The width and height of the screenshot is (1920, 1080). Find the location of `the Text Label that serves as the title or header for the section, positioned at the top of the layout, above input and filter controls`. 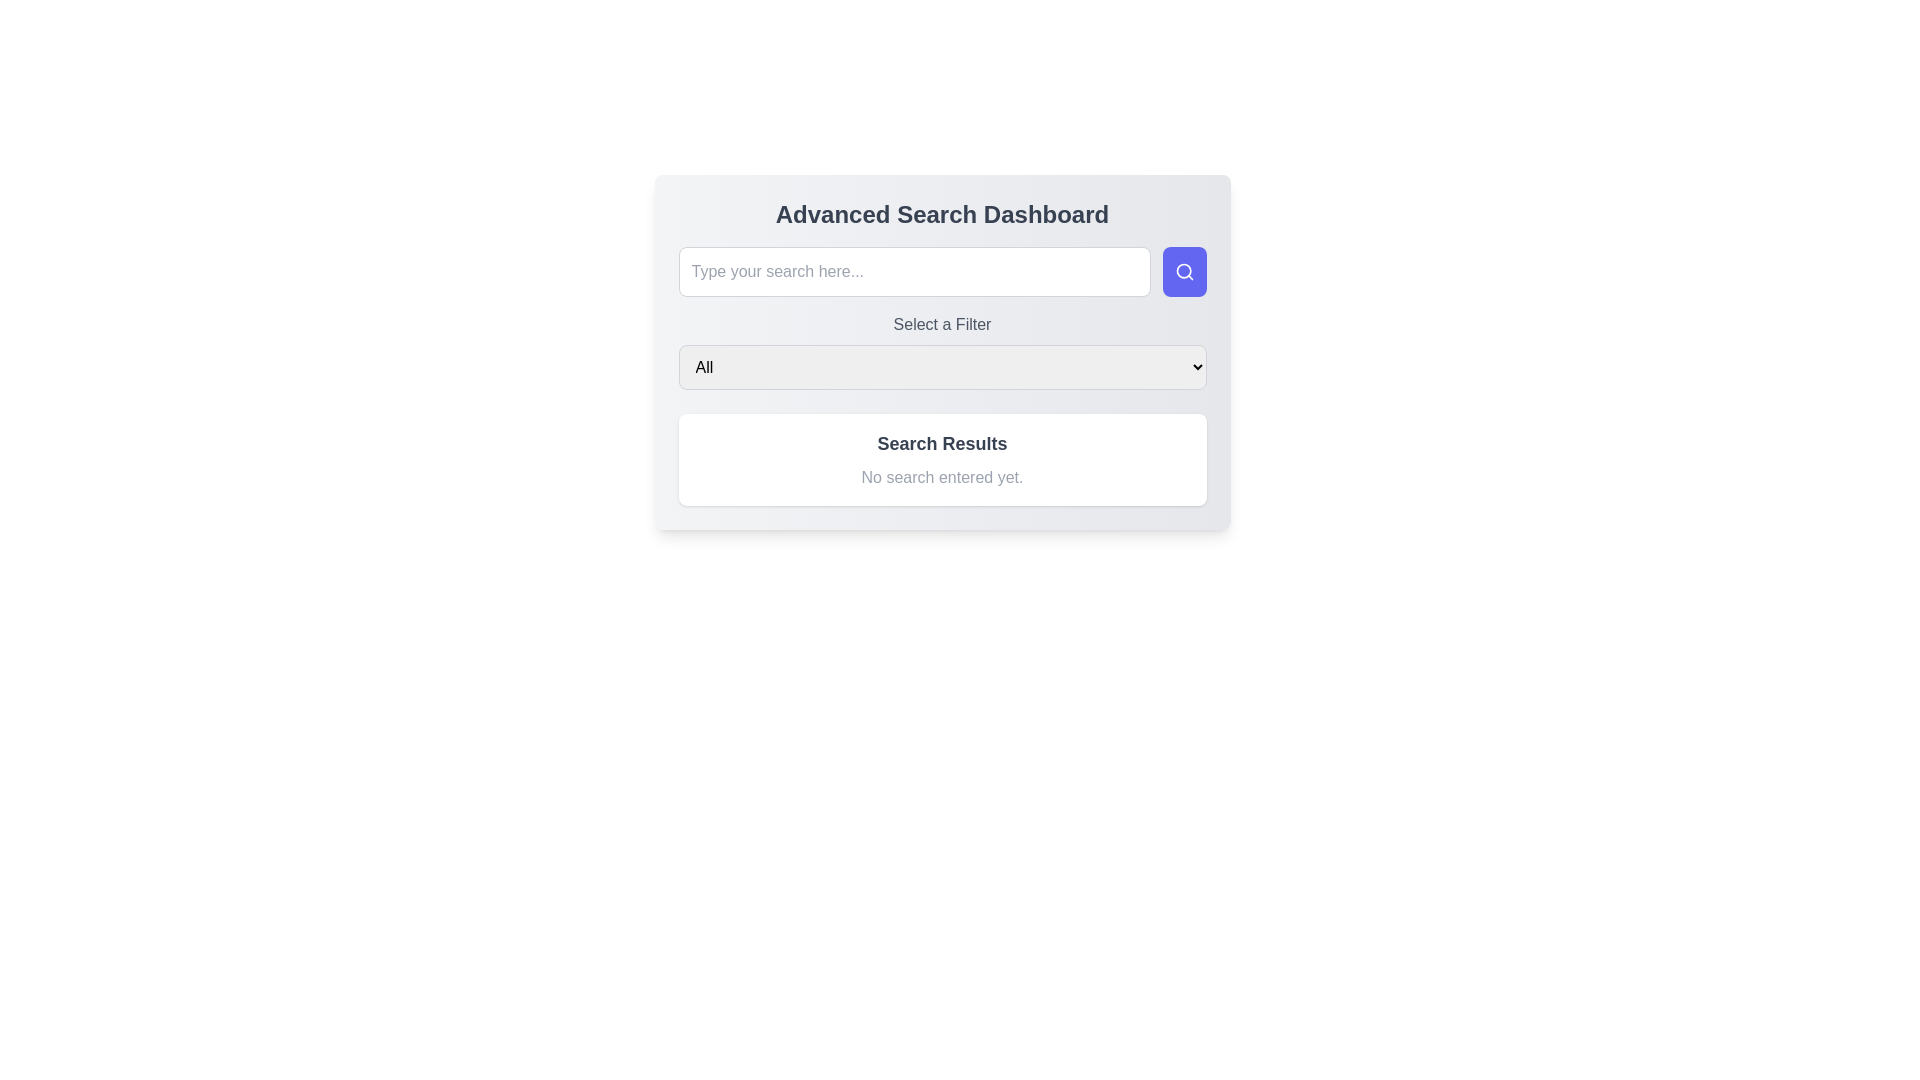

the Text Label that serves as the title or header for the section, positioned at the top of the layout, above input and filter controls is located at coordinates (941, 215).